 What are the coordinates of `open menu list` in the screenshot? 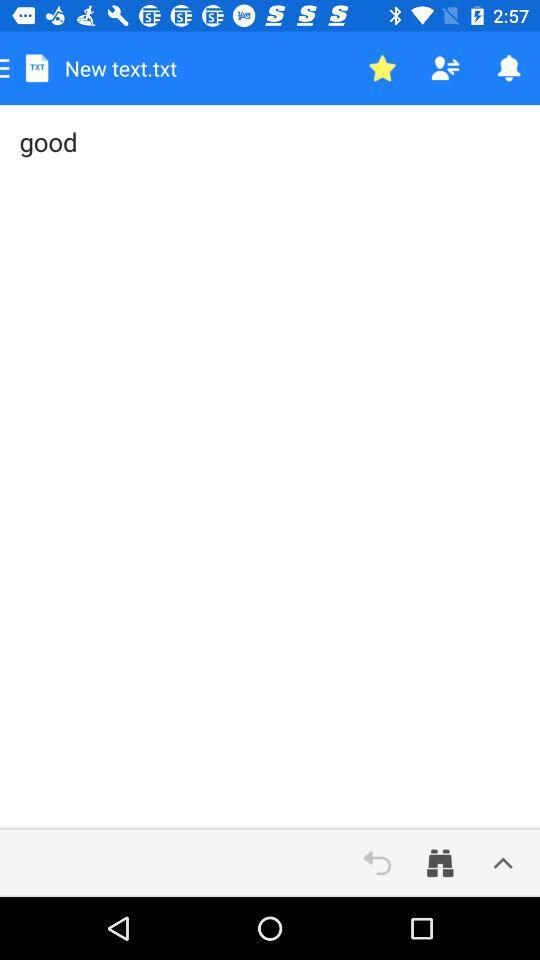 It's located at (502, 862).